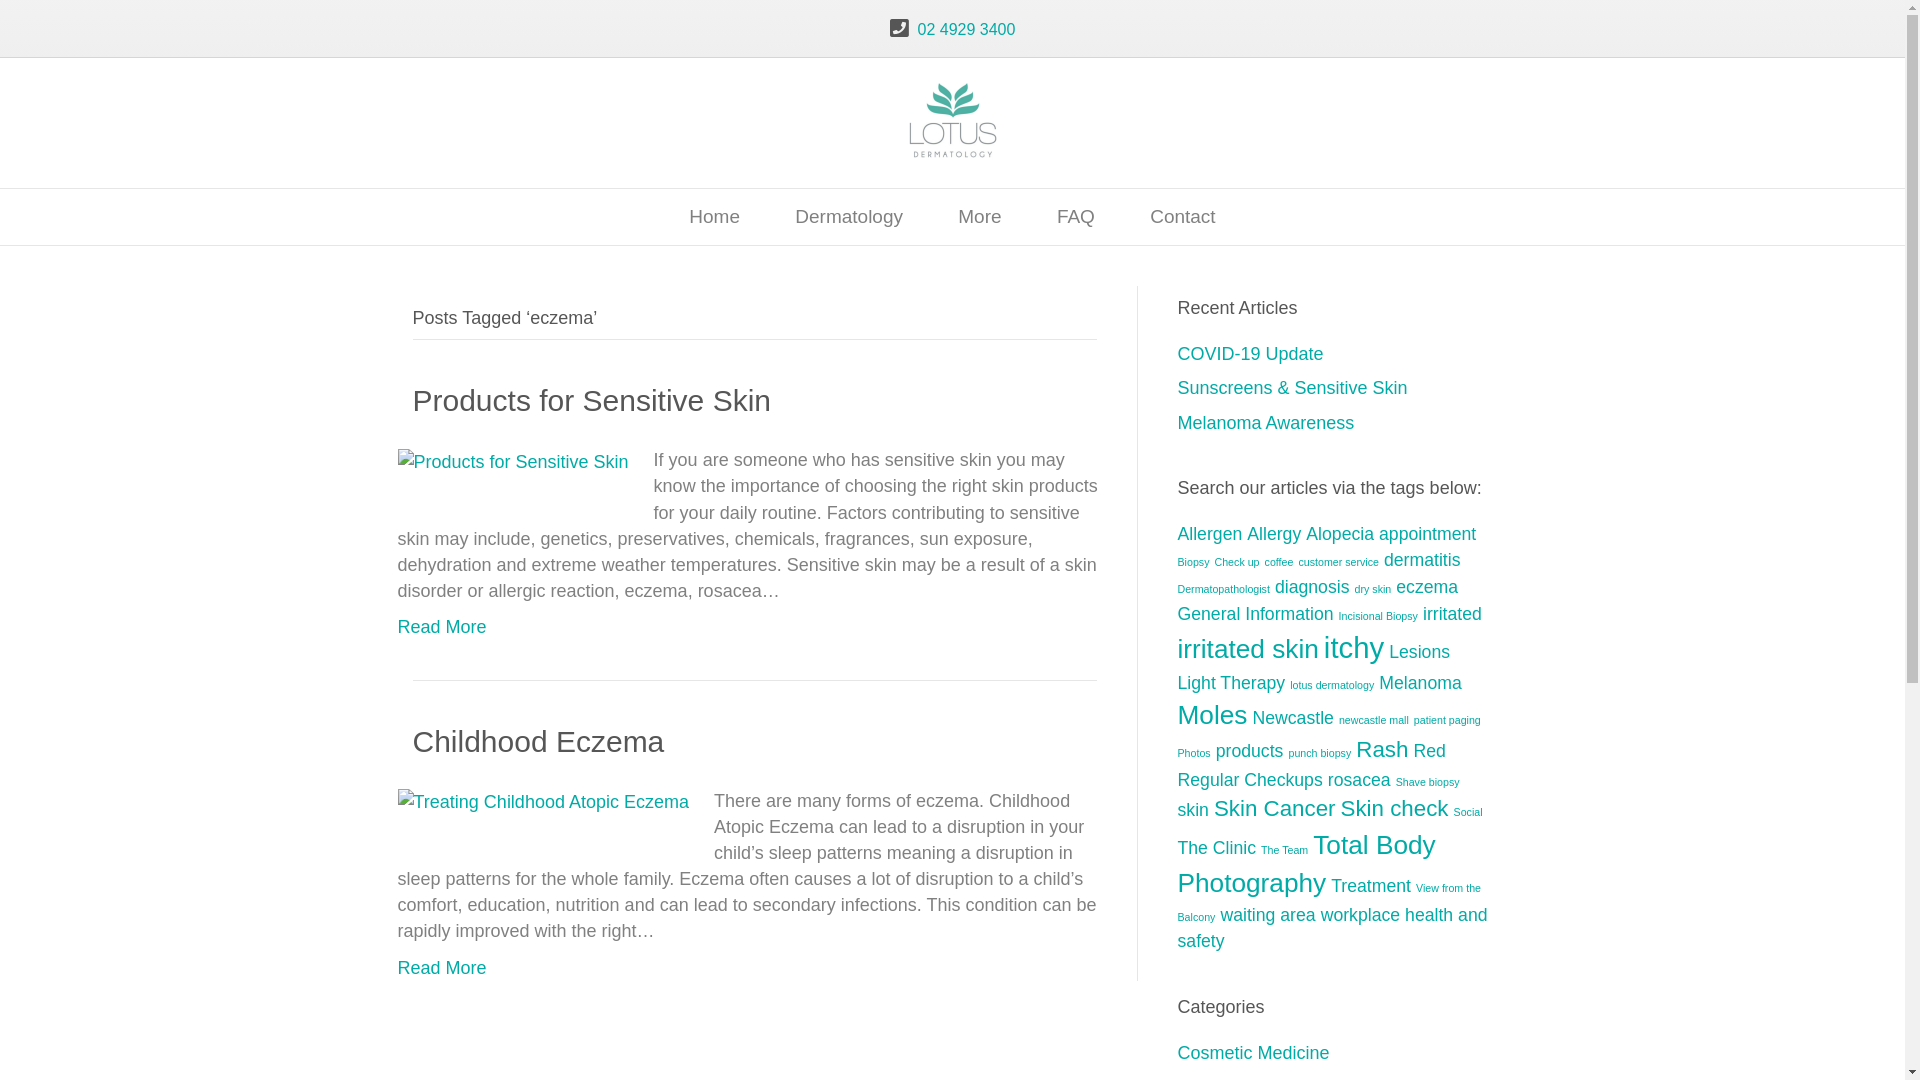  Describe the element at coordinates (1419, 681) in the screenshot. I see `'Melanoma'` at that location.